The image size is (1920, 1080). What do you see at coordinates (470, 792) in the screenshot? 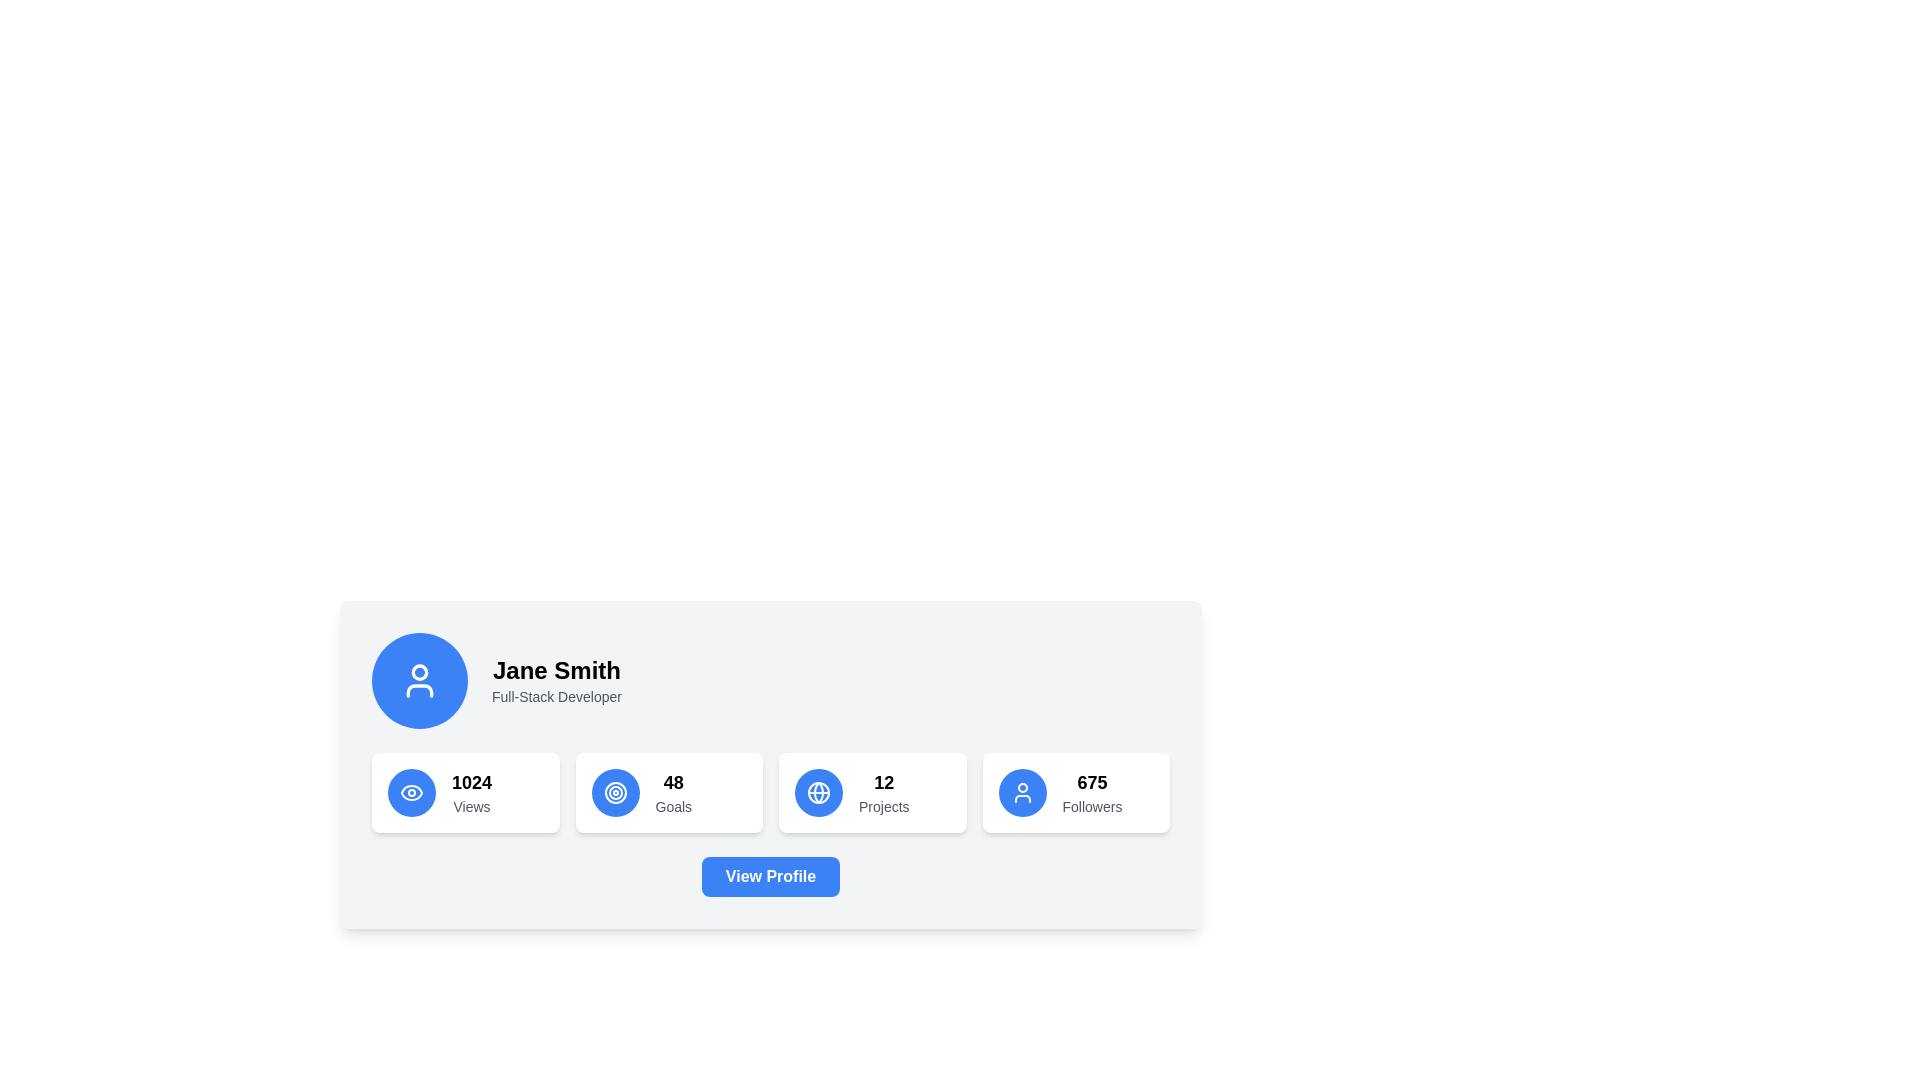
I see `the Statistical Information Display that shows '1024' above 'Views', styled prominently and smaller respectively, located in the top section of a card-like structure` at bounding box center [470, 792].